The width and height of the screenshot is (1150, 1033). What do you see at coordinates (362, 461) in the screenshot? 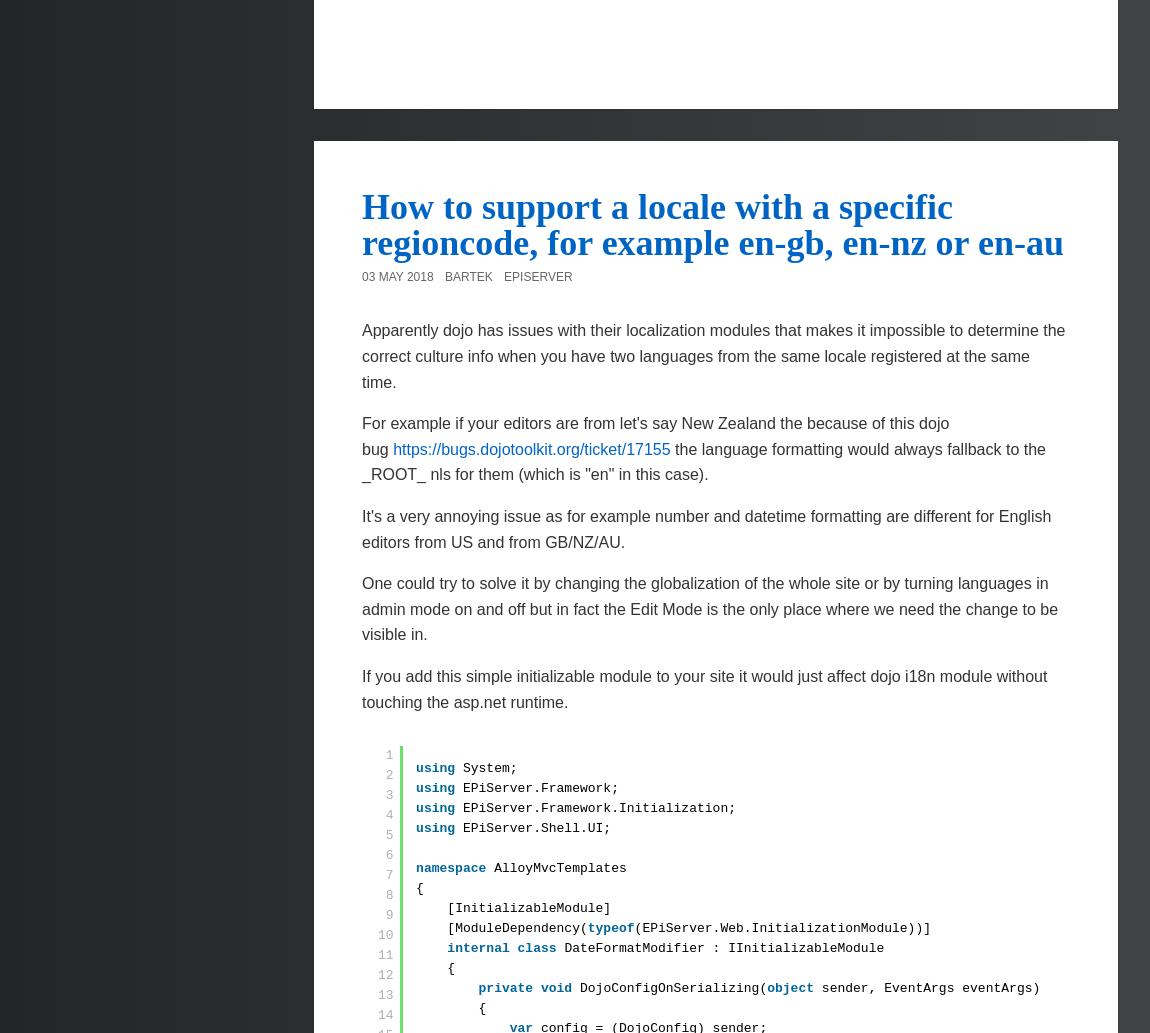
I see `'the language formatting would always fallback to the _ROOT_ nls for them (which is "en" in this case).'` at bounding box center [362, 461].